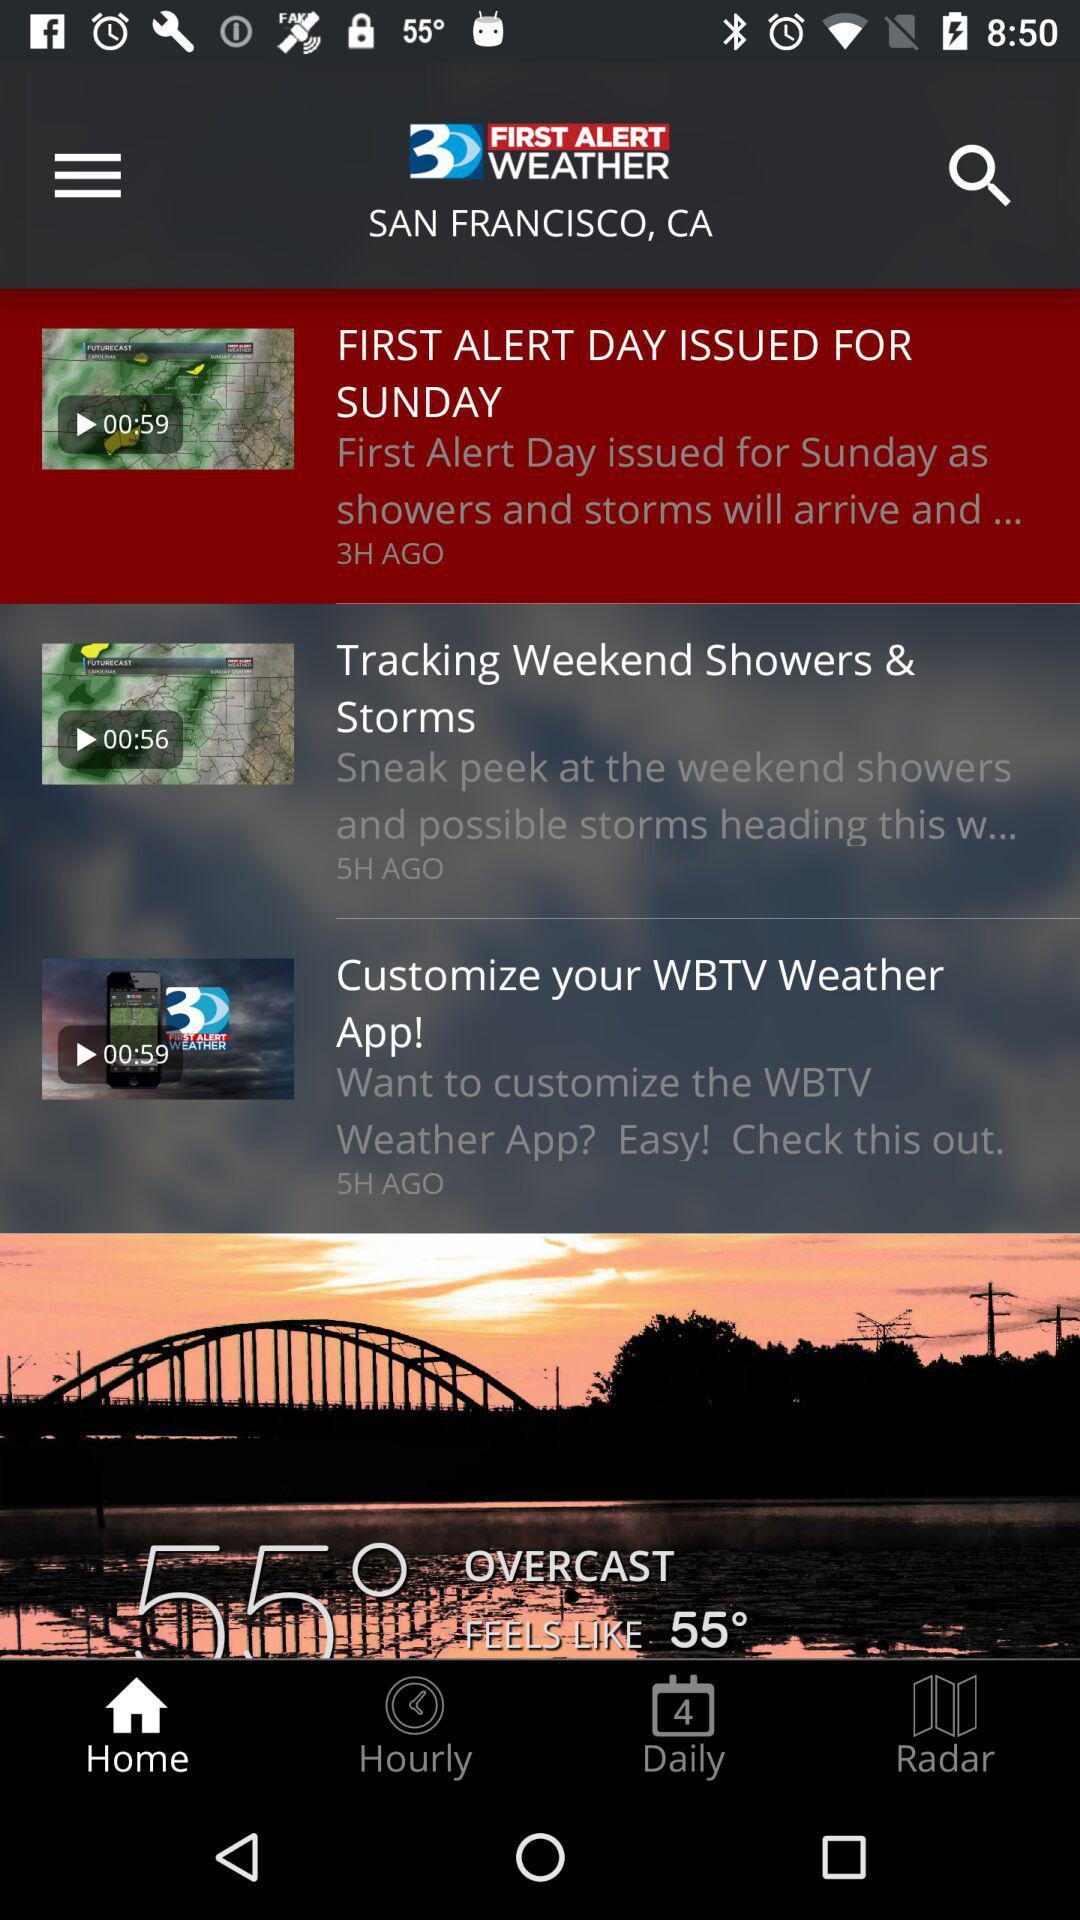 The height and width of the screenshot is (1920, 1080). What do you see at coordinates (135, 1726) in the screenshot?
I see `the icon next to the hourly icon` at bounding box center [135, 1726].